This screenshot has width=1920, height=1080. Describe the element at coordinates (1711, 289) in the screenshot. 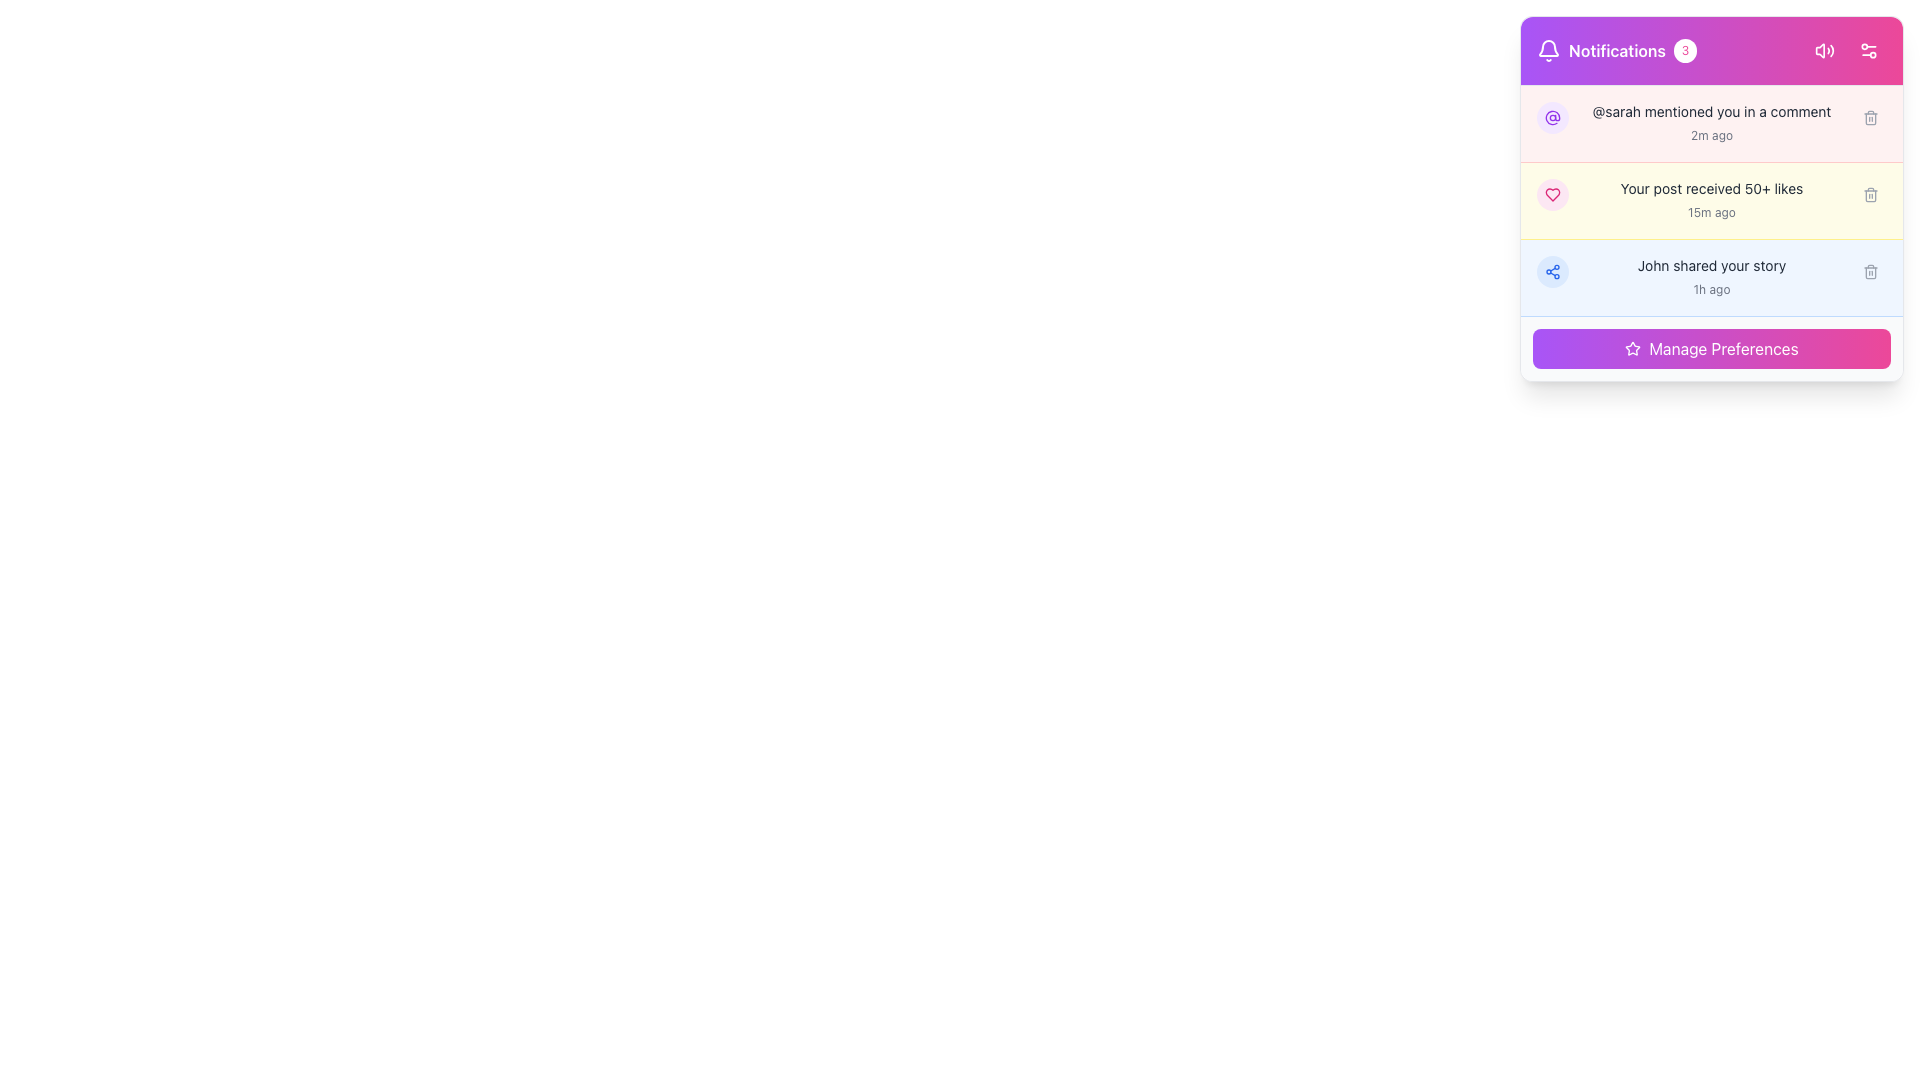

I see `timestamp text '1h ago' displayed in light gray underneath the main text 'John shared your story' in the notification card` at that location.